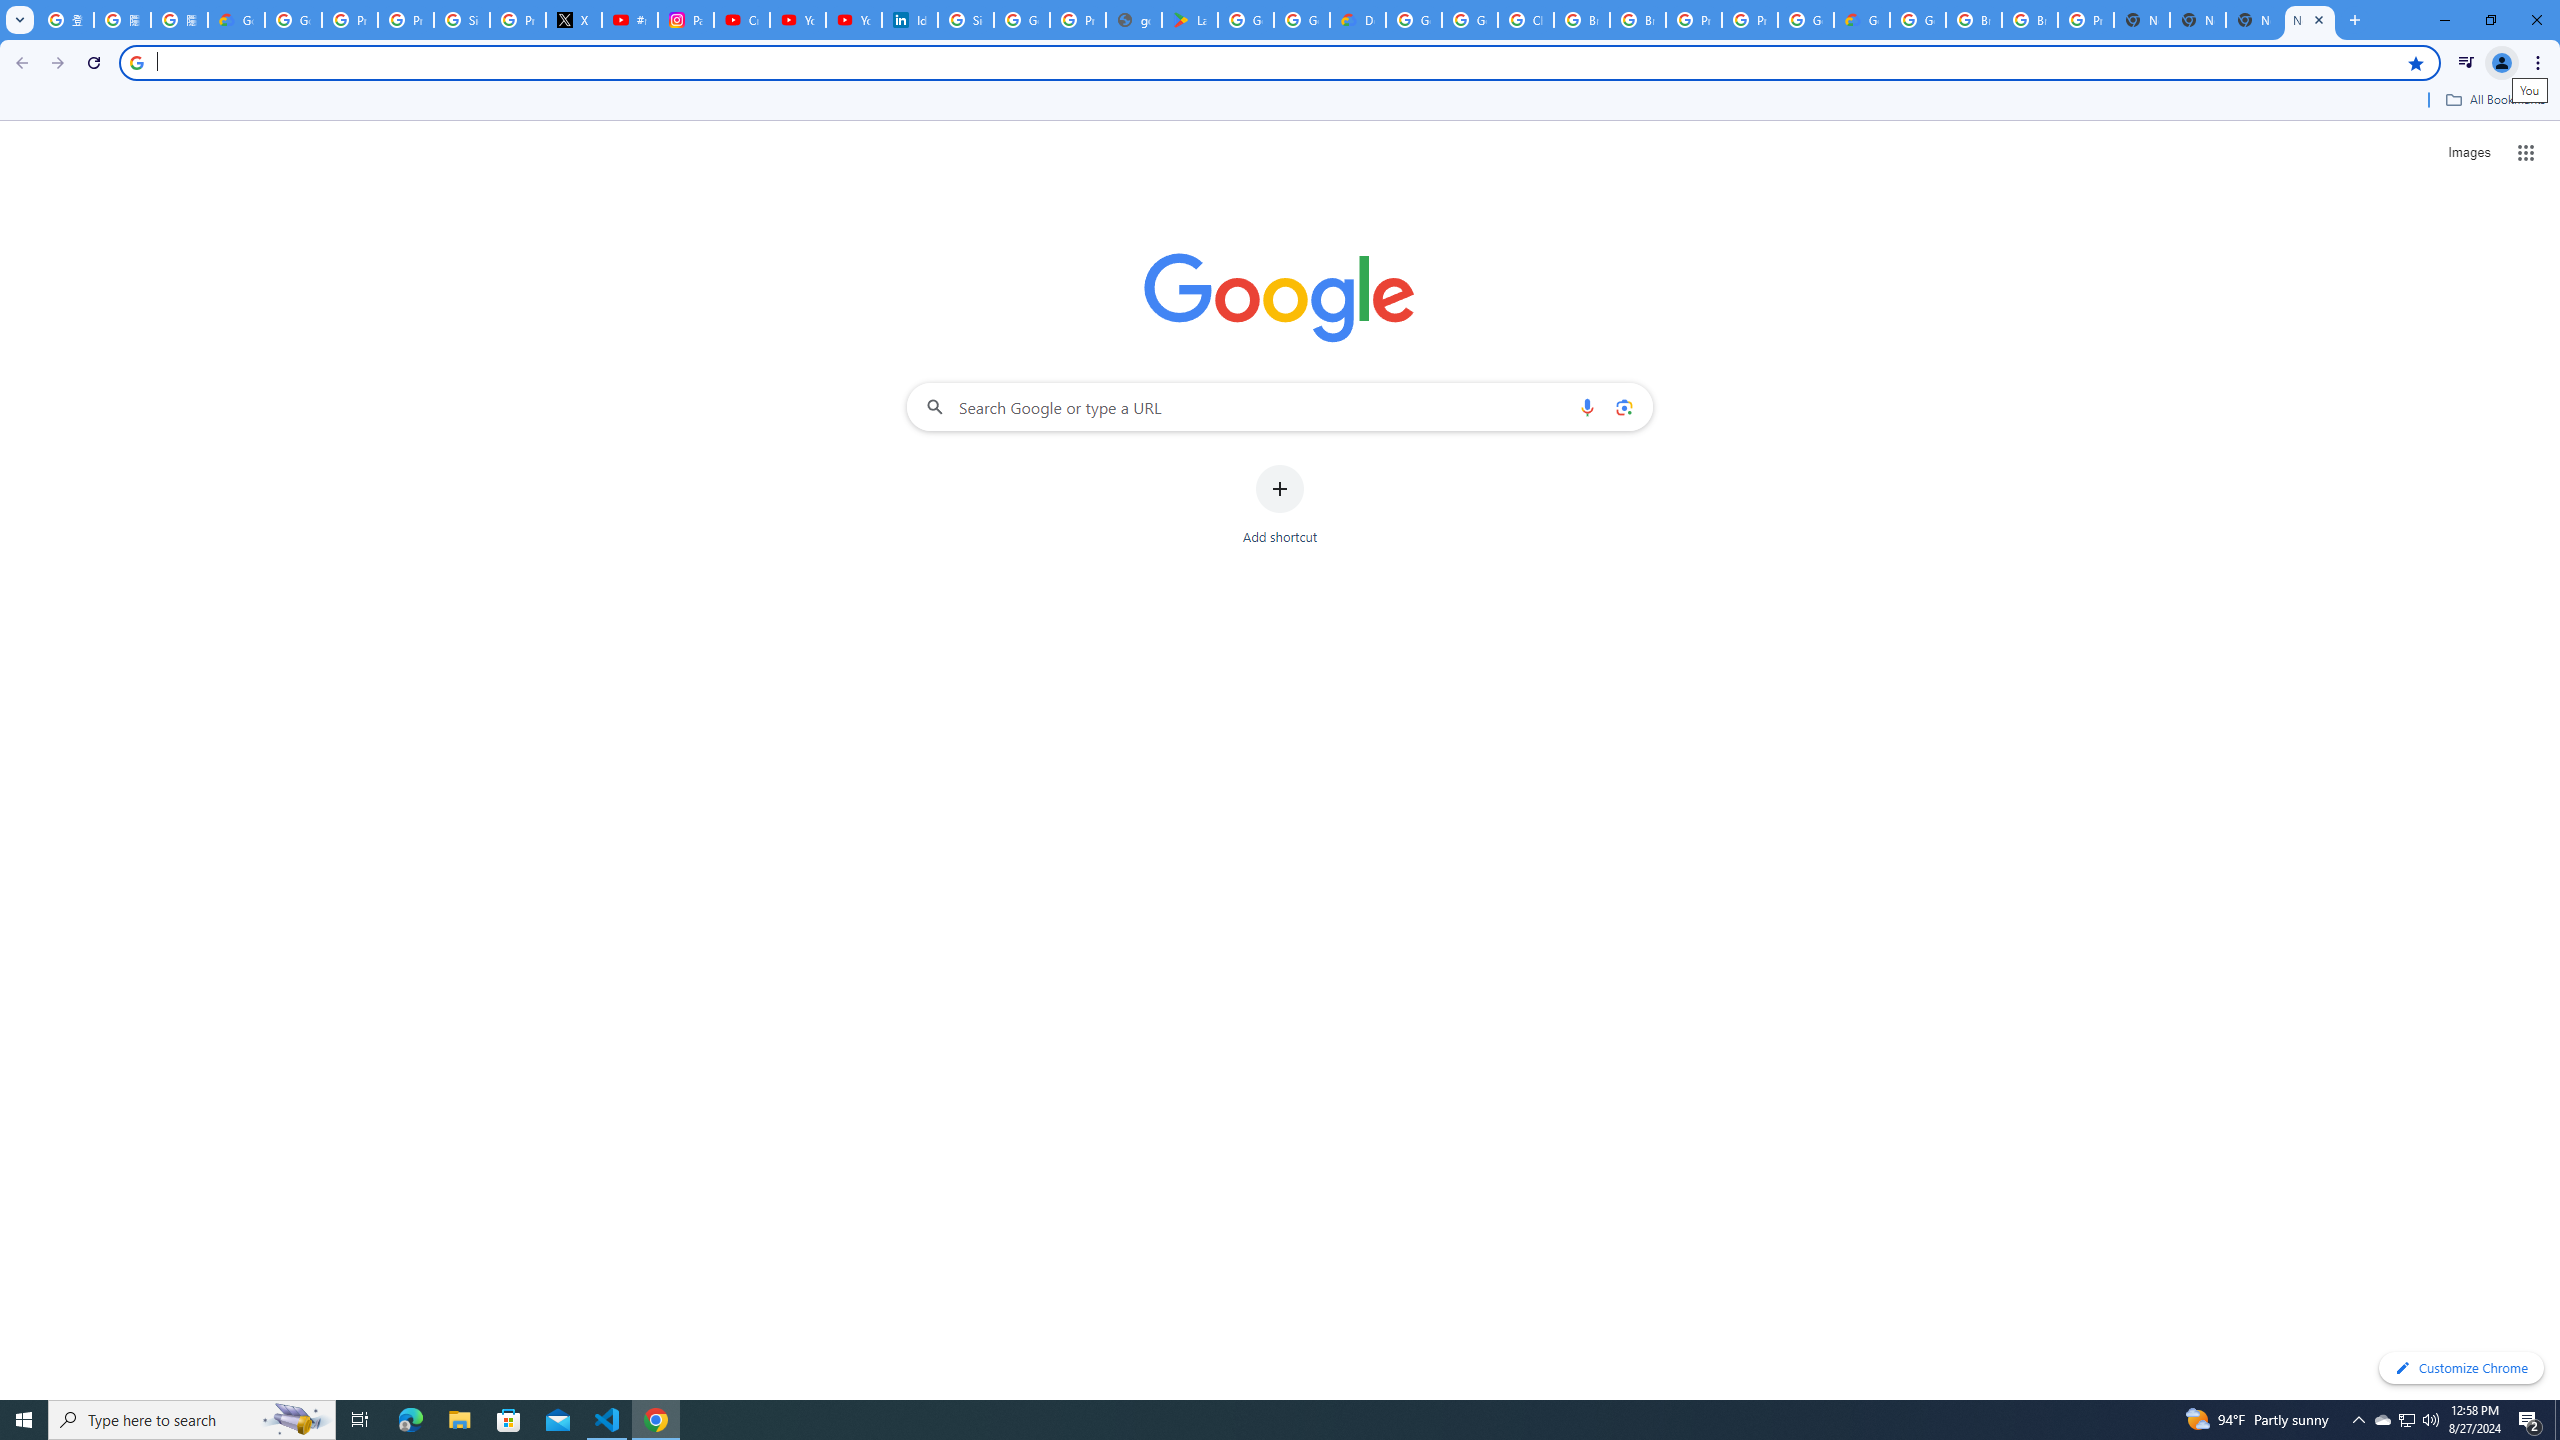  Describe the element at coordinates (2254, 19) in the screenshot. I see `'New Tab'` at that location.